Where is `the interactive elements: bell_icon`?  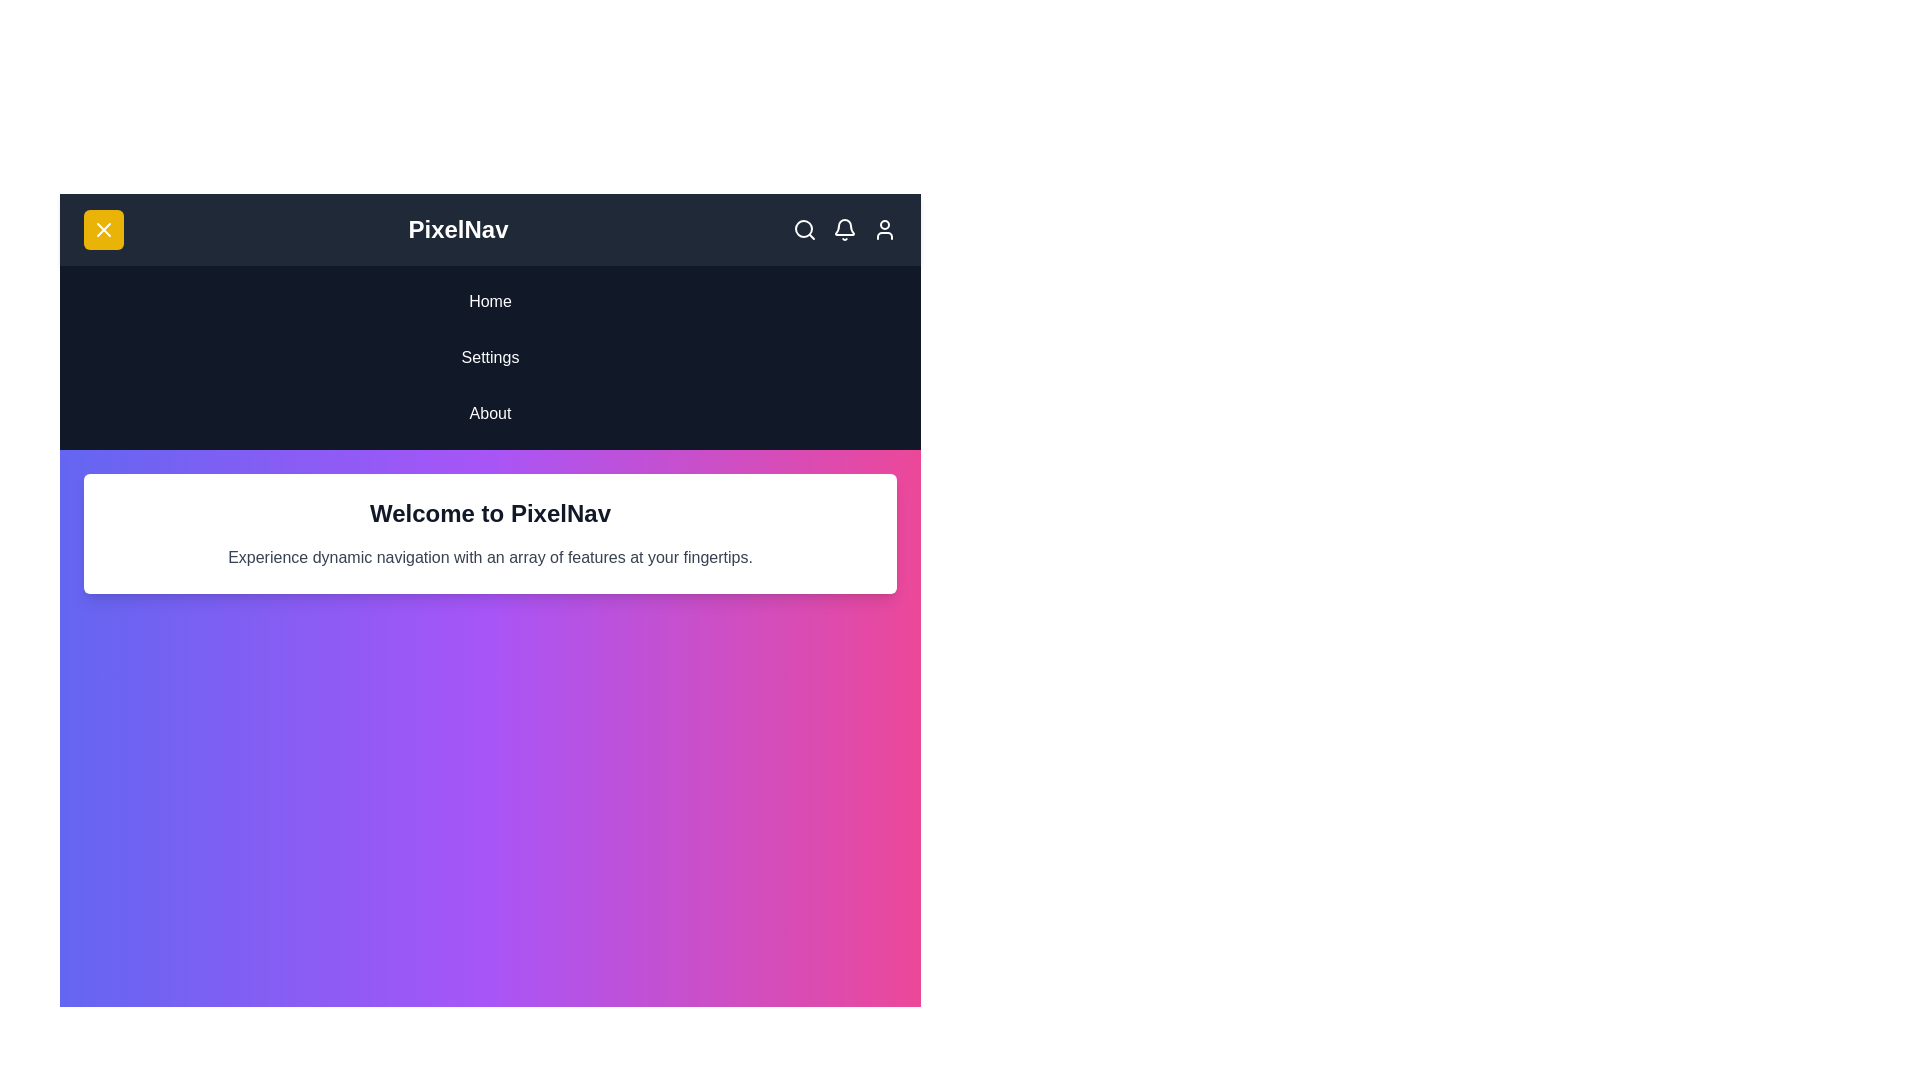
the interactive elements: bell_icon is located at coordinates (844, 229).